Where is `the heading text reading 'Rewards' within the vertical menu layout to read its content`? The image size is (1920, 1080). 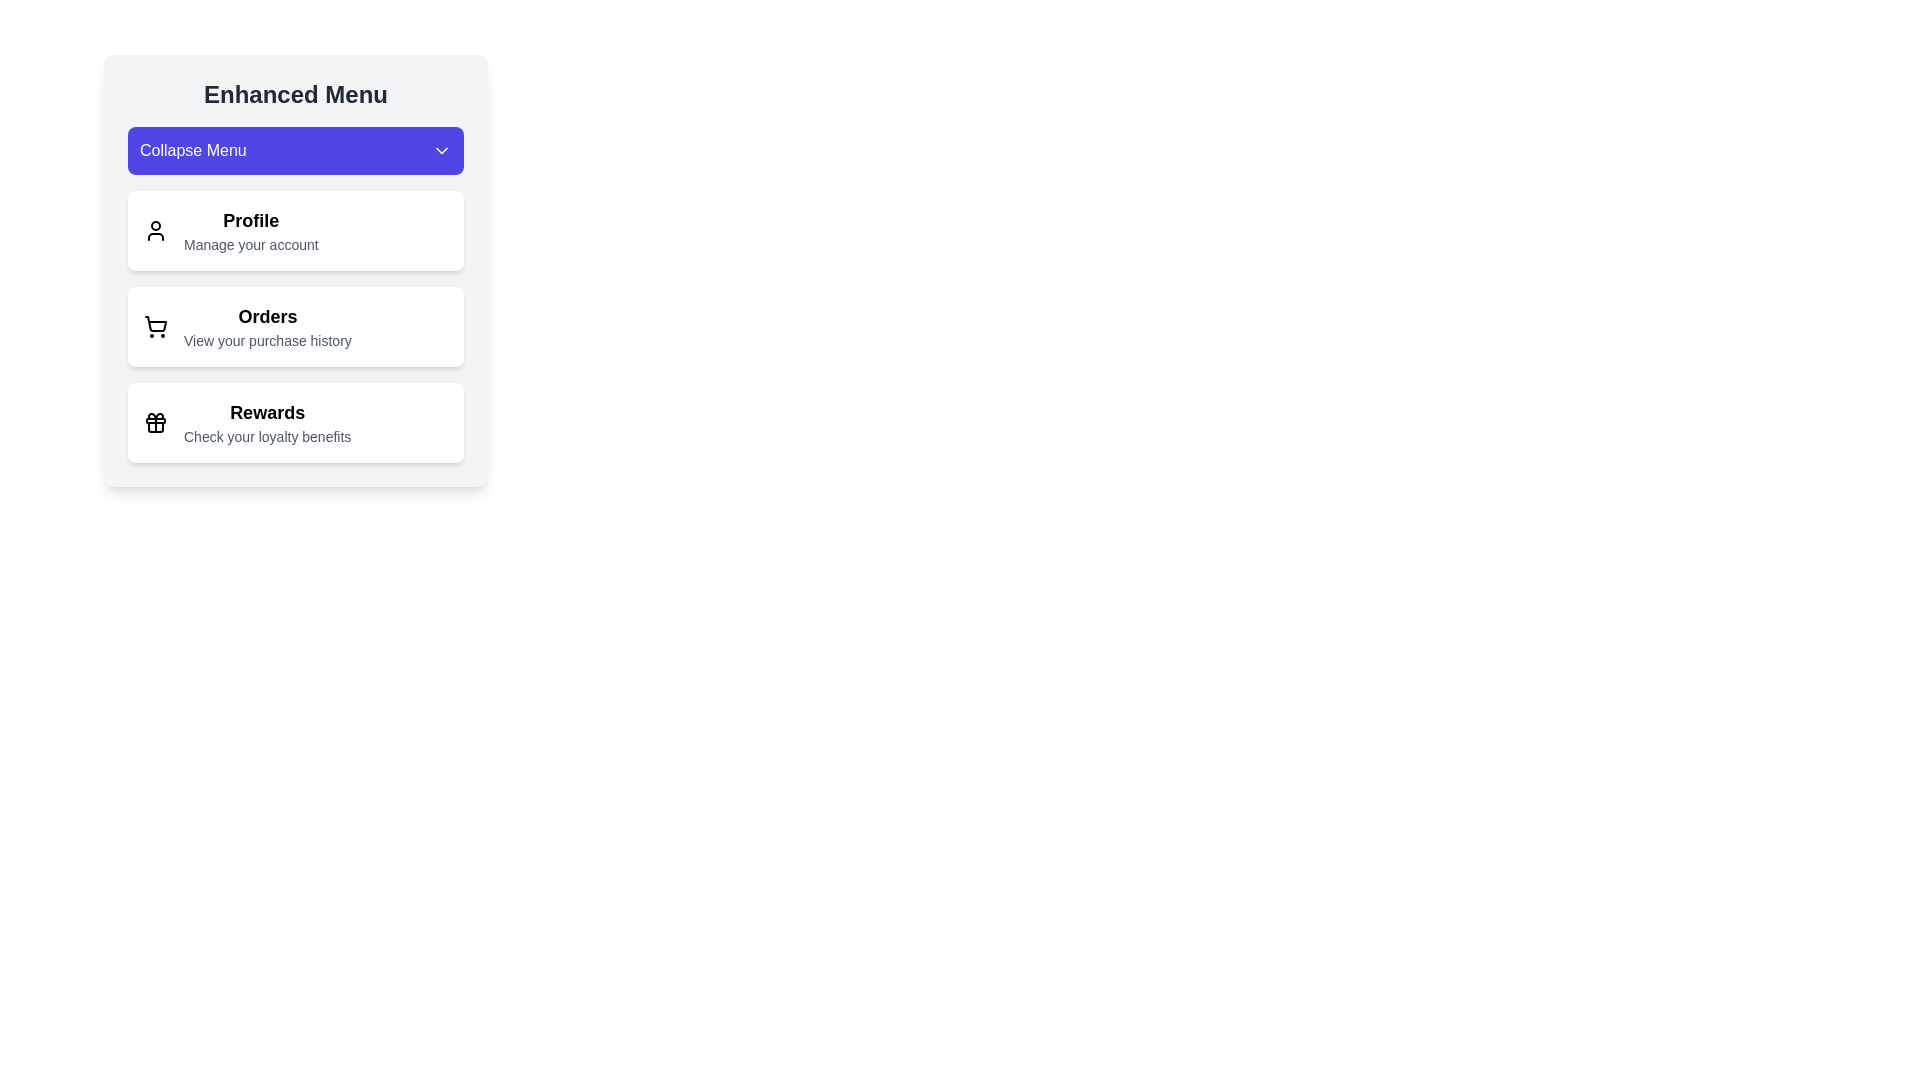
the heading text reading 'Rewards' within the vertical menu layout to read its content is located at coordinates (266, 411).